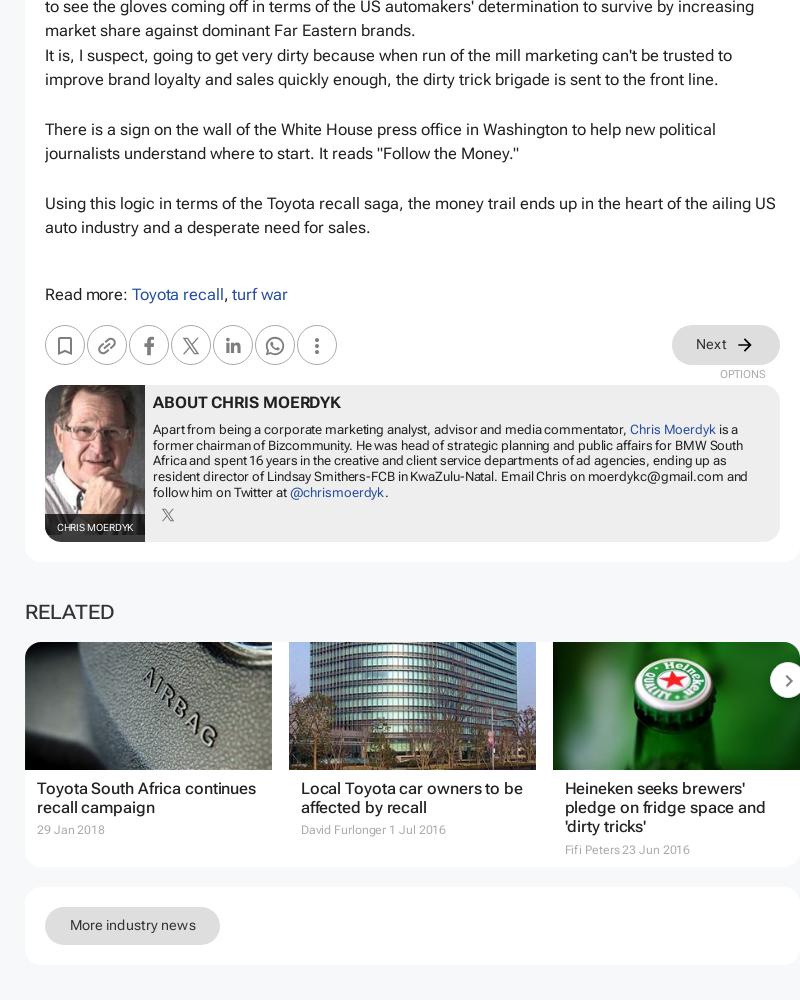 The image size is (800, 1000). I want to click on 'Read more:', so click(88, 294).